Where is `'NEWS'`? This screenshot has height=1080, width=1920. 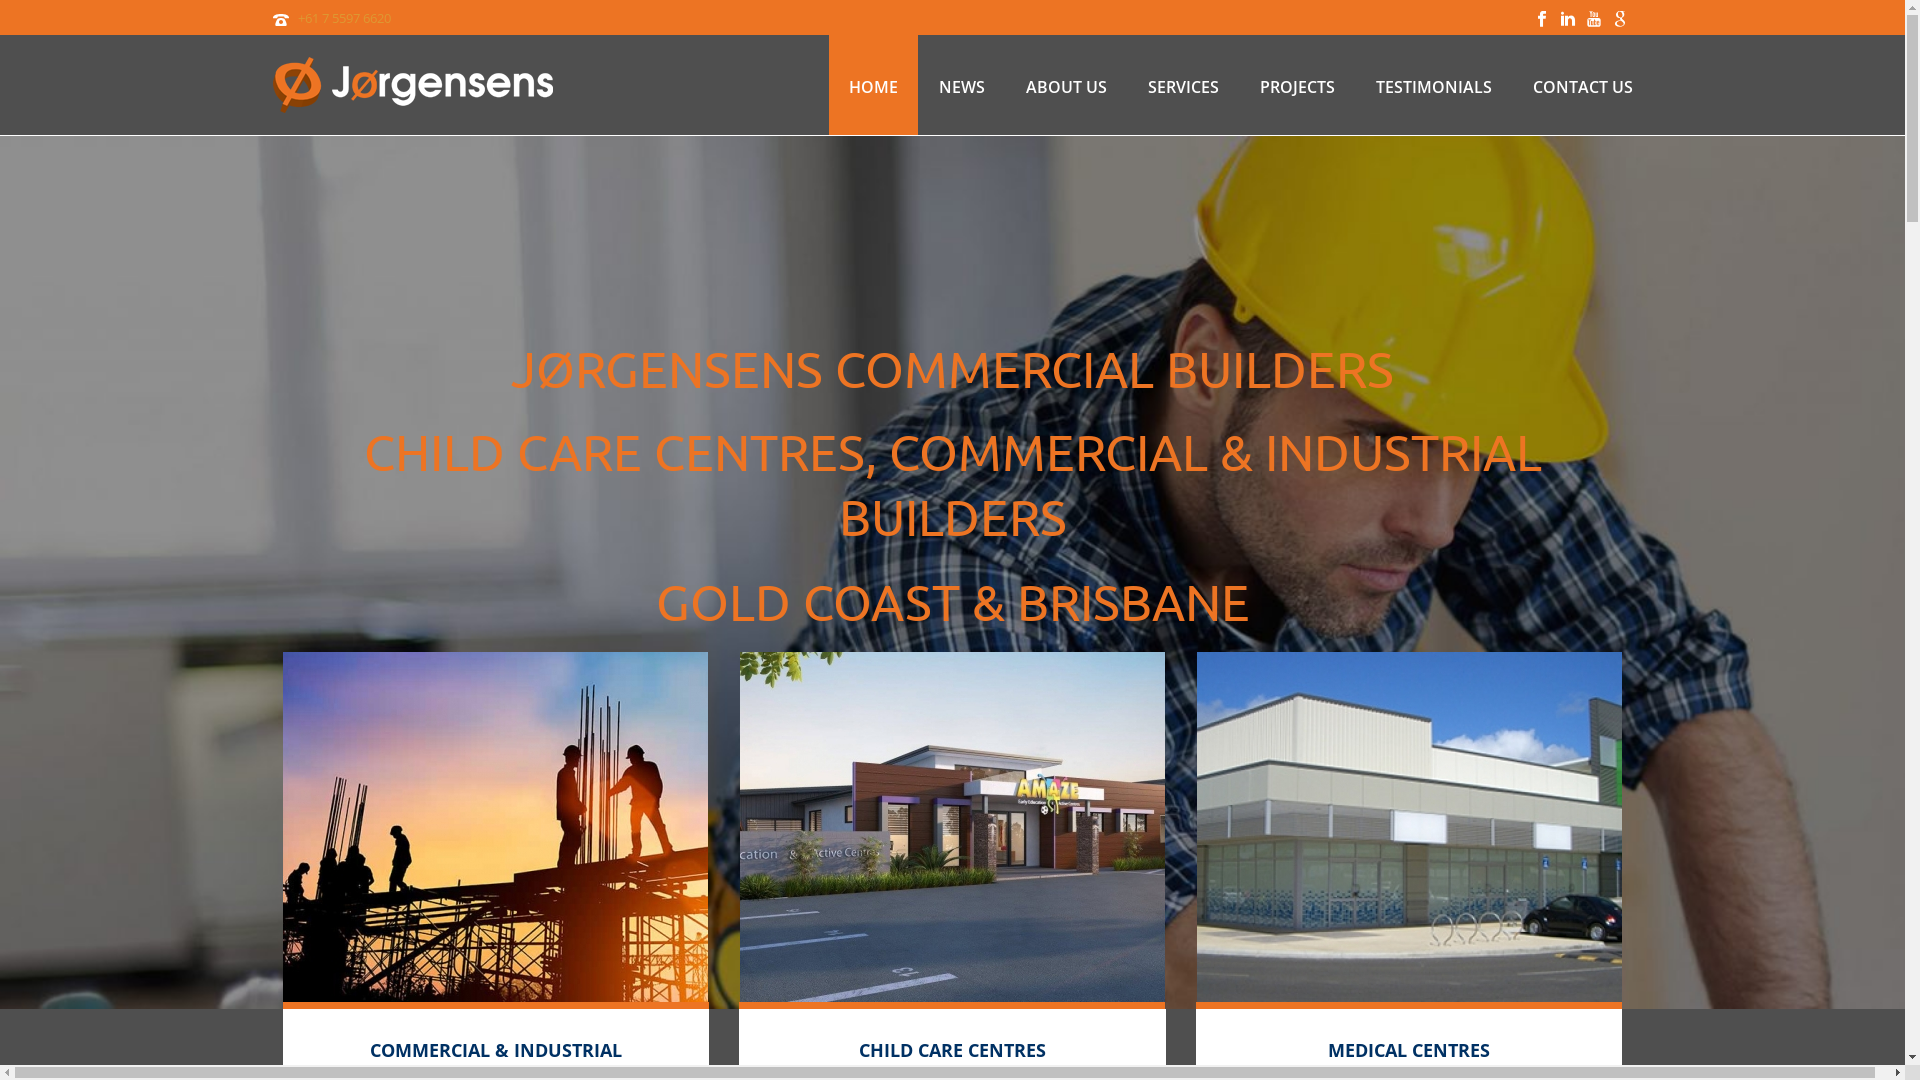 'NEWS' is located at coordinates (916, 83).